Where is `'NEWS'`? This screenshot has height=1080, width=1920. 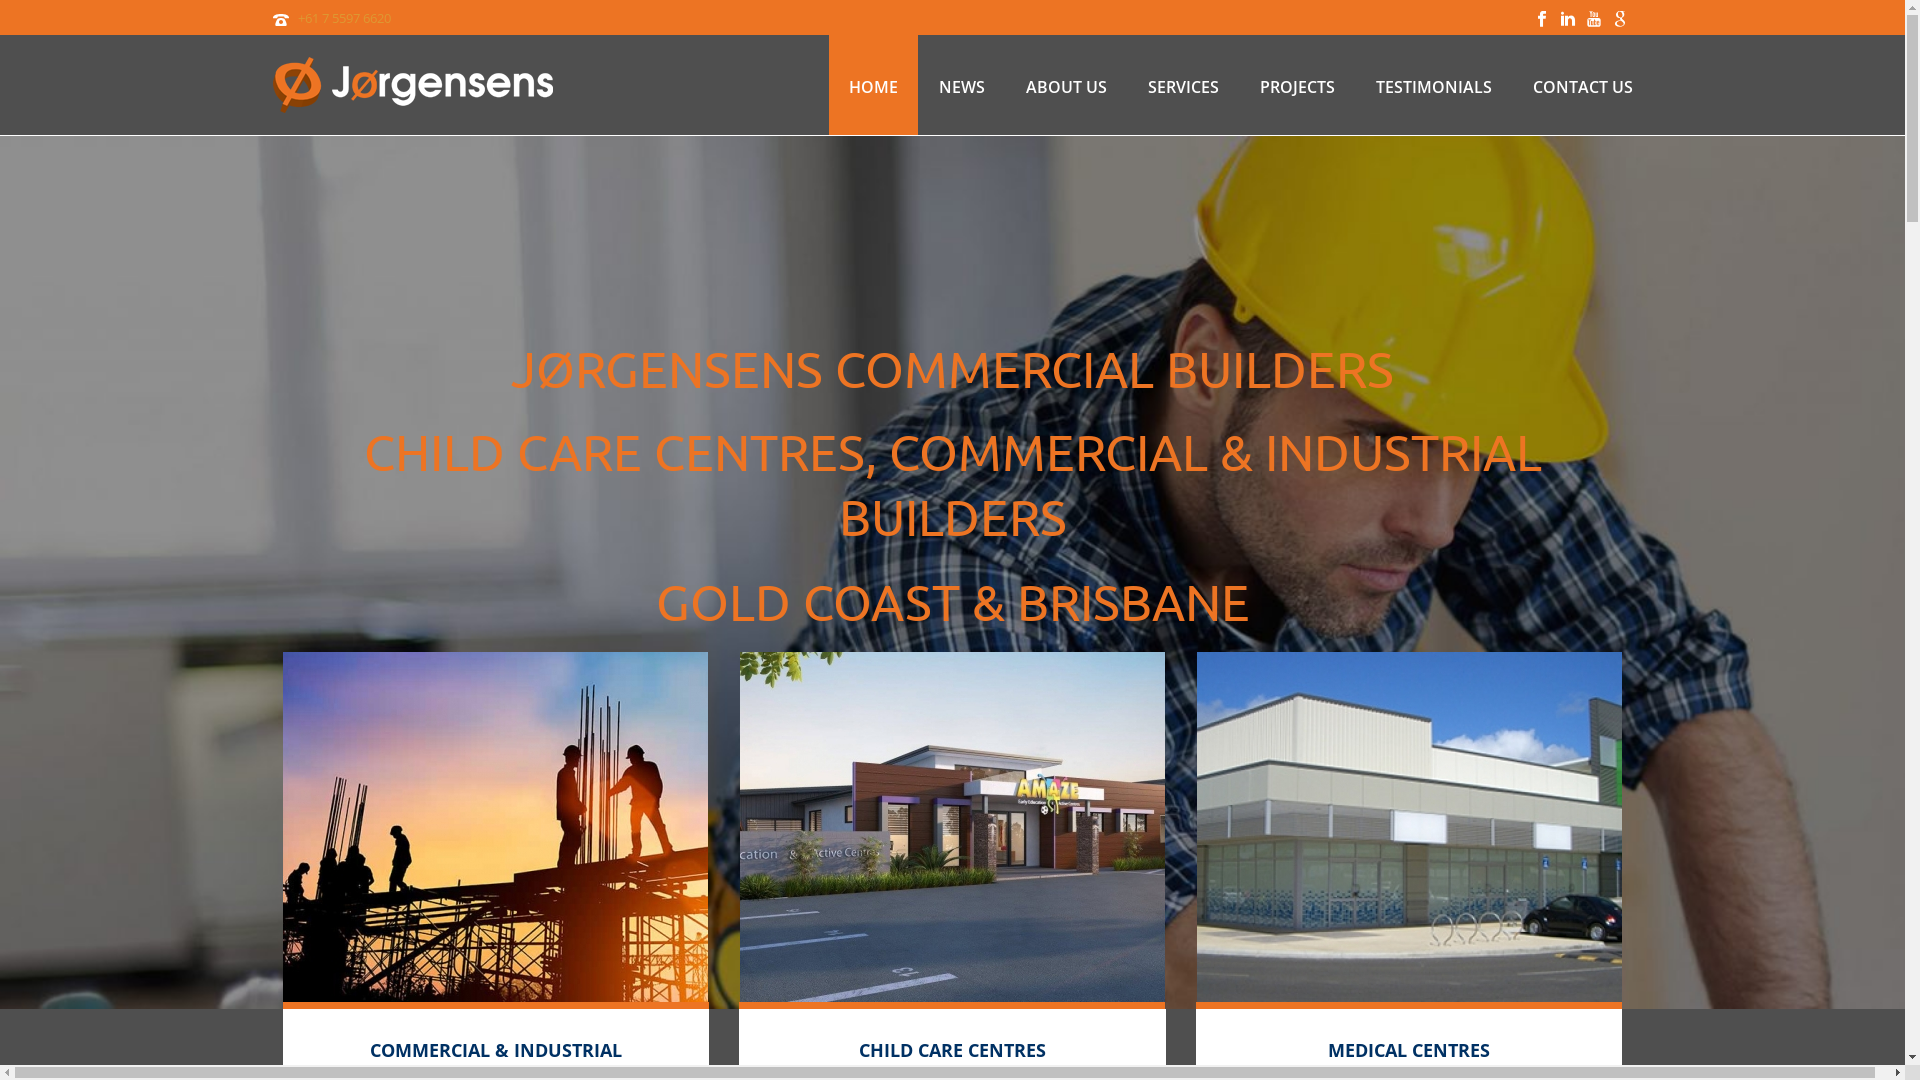 'NEWS' is located at coordinates (916, 83).